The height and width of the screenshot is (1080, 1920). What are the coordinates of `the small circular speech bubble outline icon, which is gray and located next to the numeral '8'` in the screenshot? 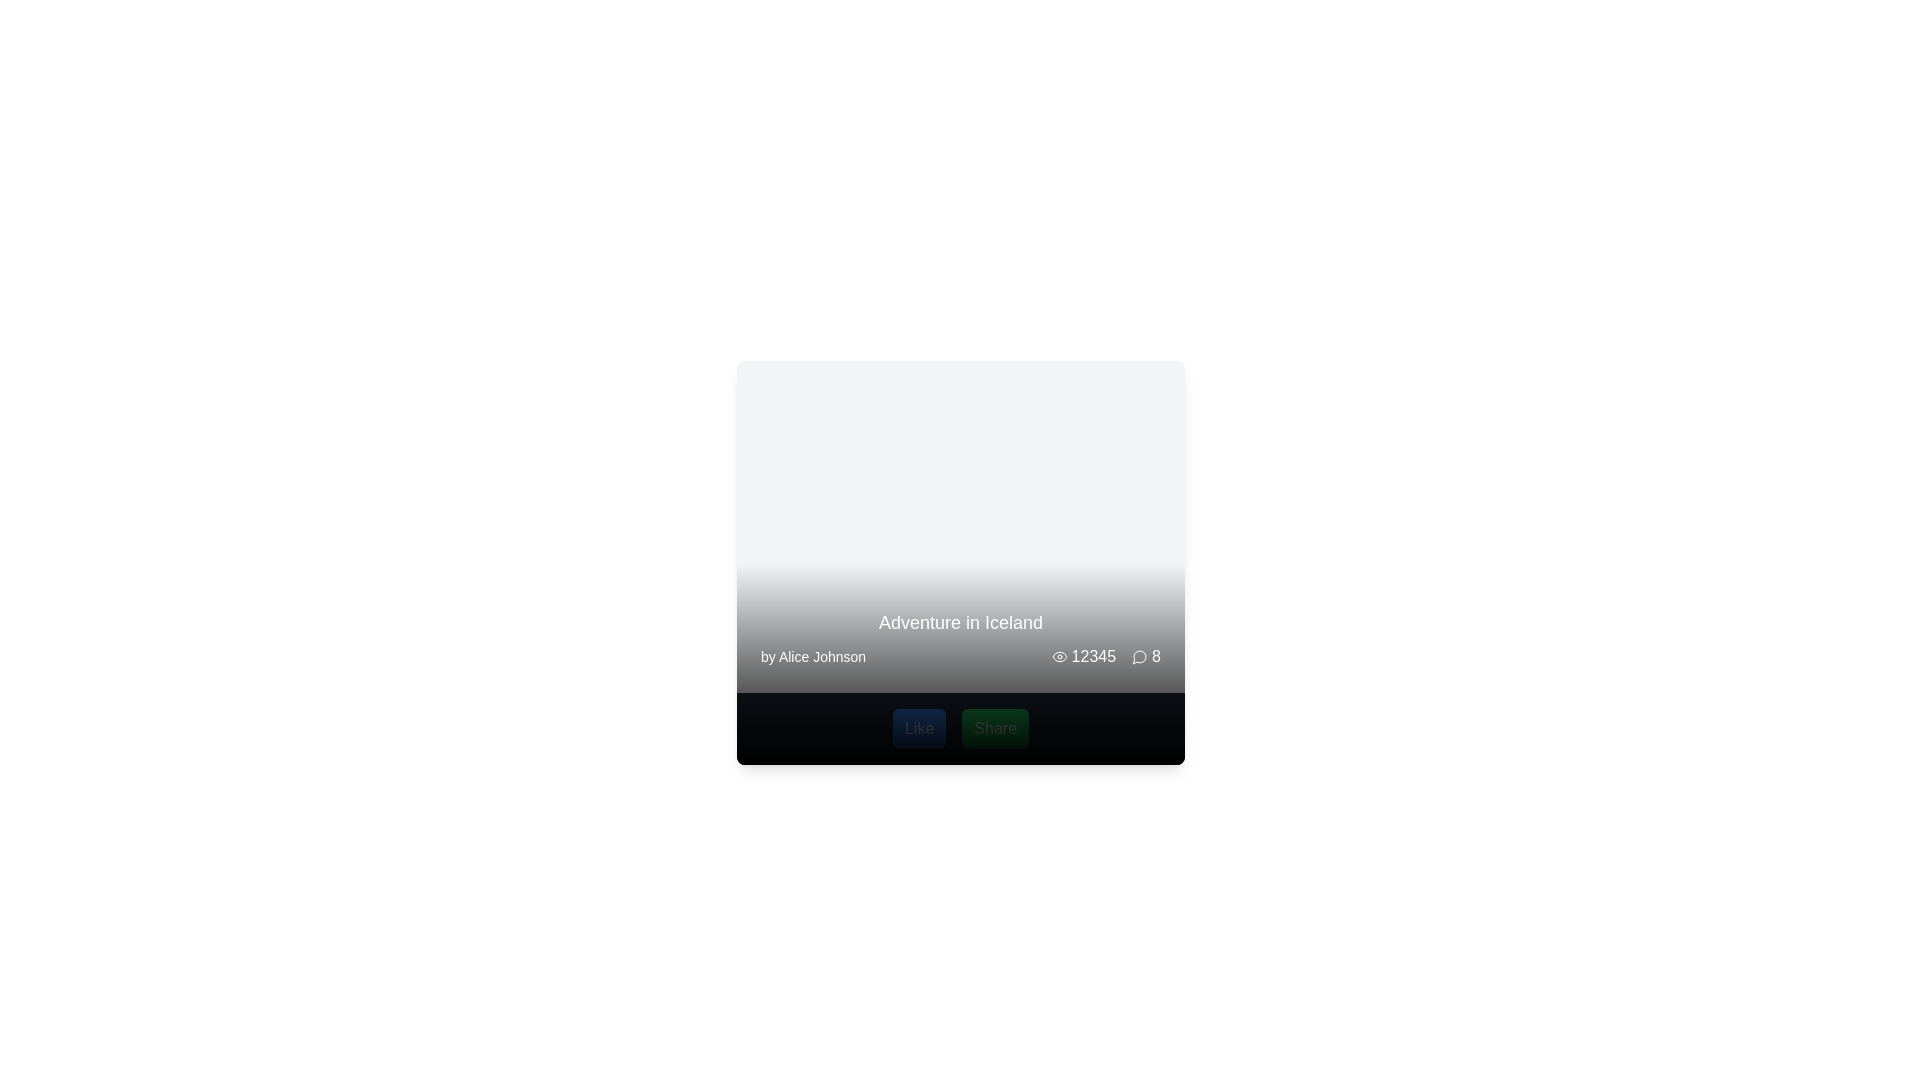 It's located at (1140, 656).